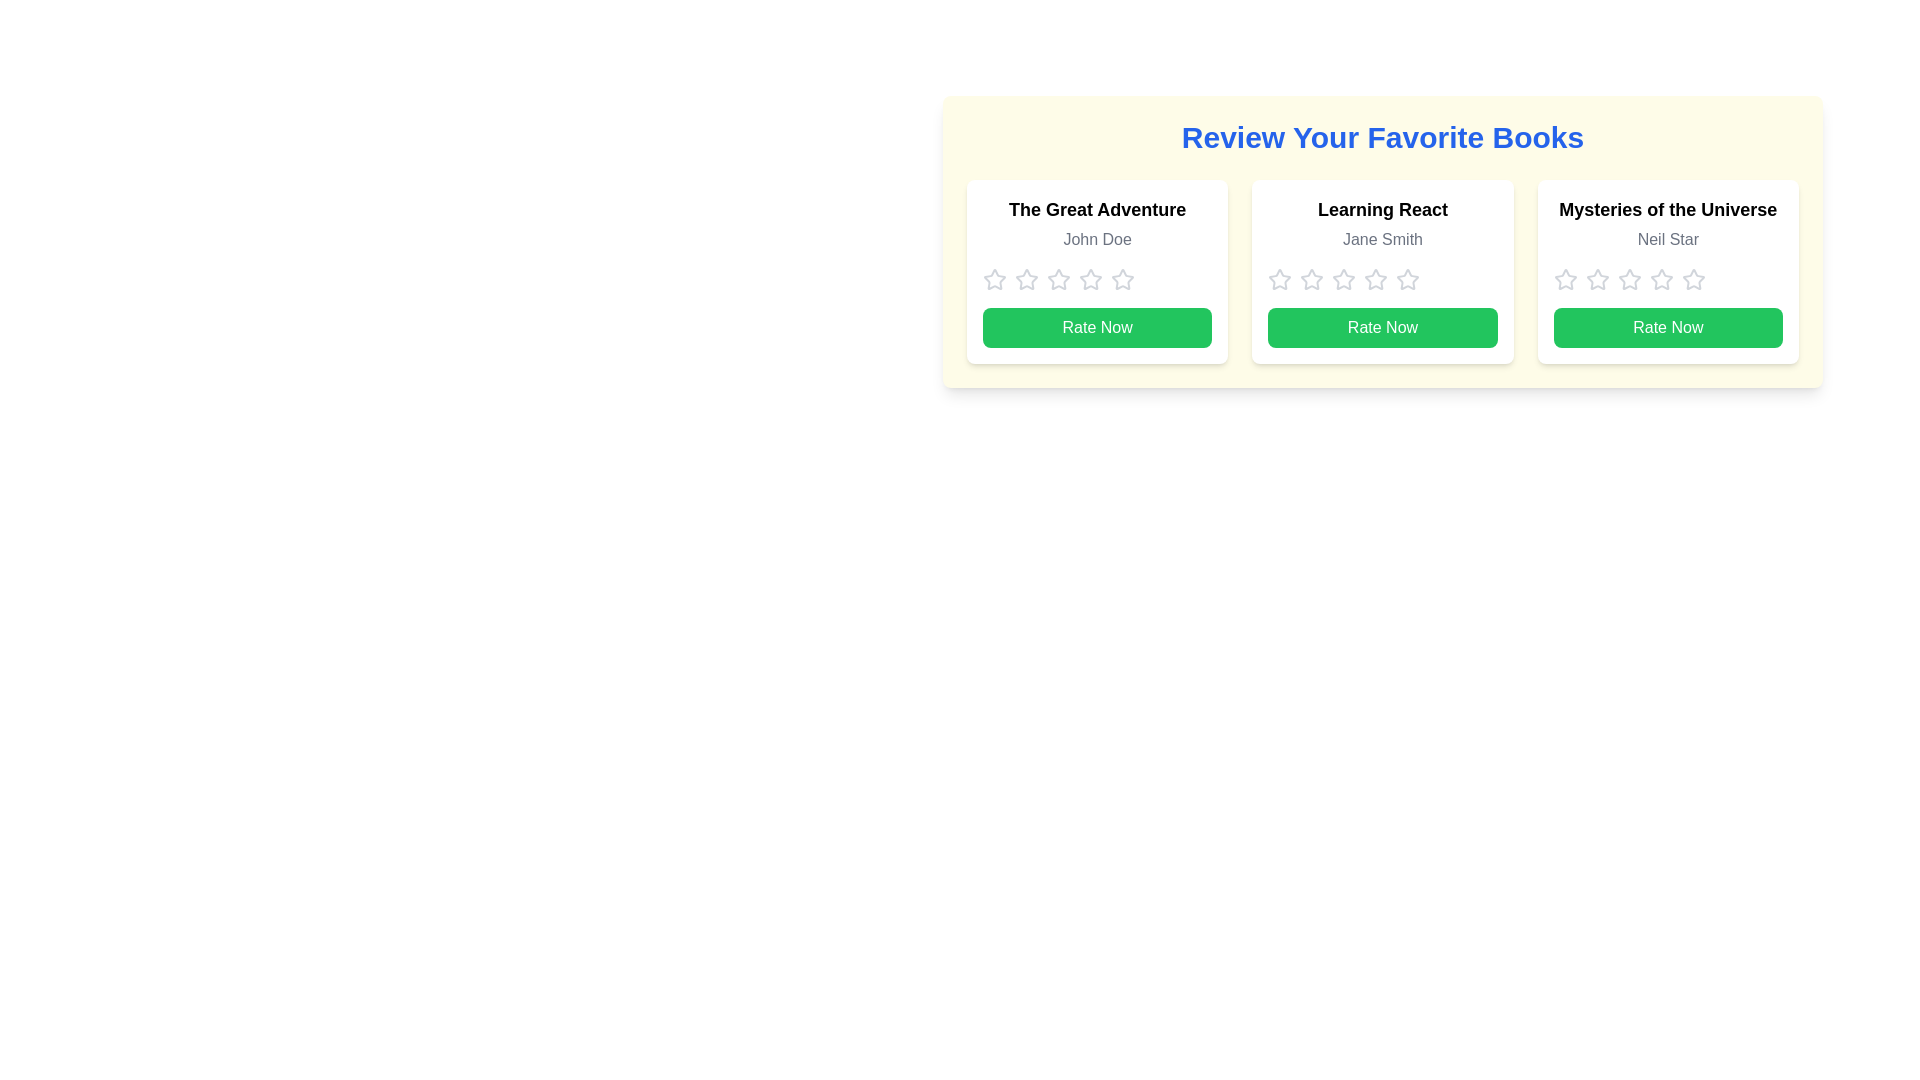 This screenshot has width=1920, height=1080. I want to click on on the star icon in the rating component of the card titled 'Mysteries of the Universe' by Neil Star, so click(1668, 280).